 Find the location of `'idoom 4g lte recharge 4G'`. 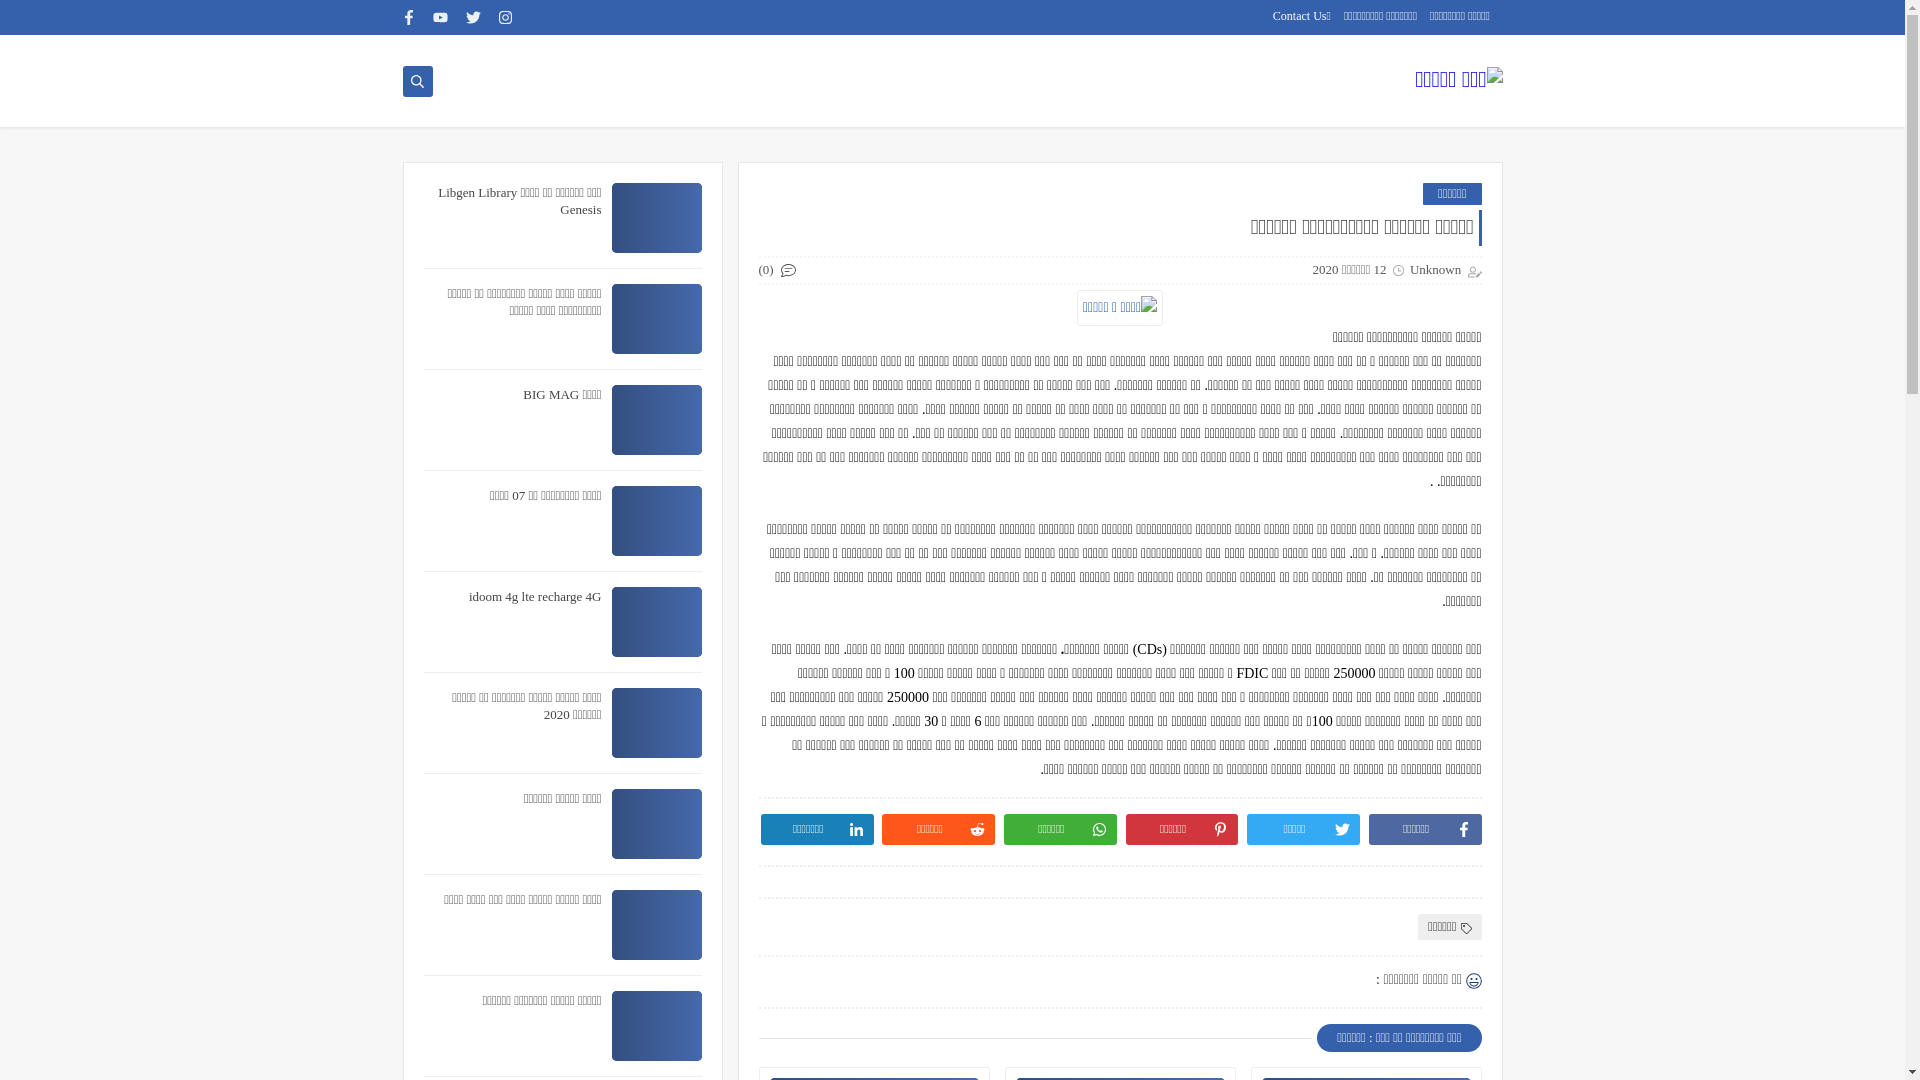

'idoom 4g lte recharge 4G' is located at coordinates (535, 595).